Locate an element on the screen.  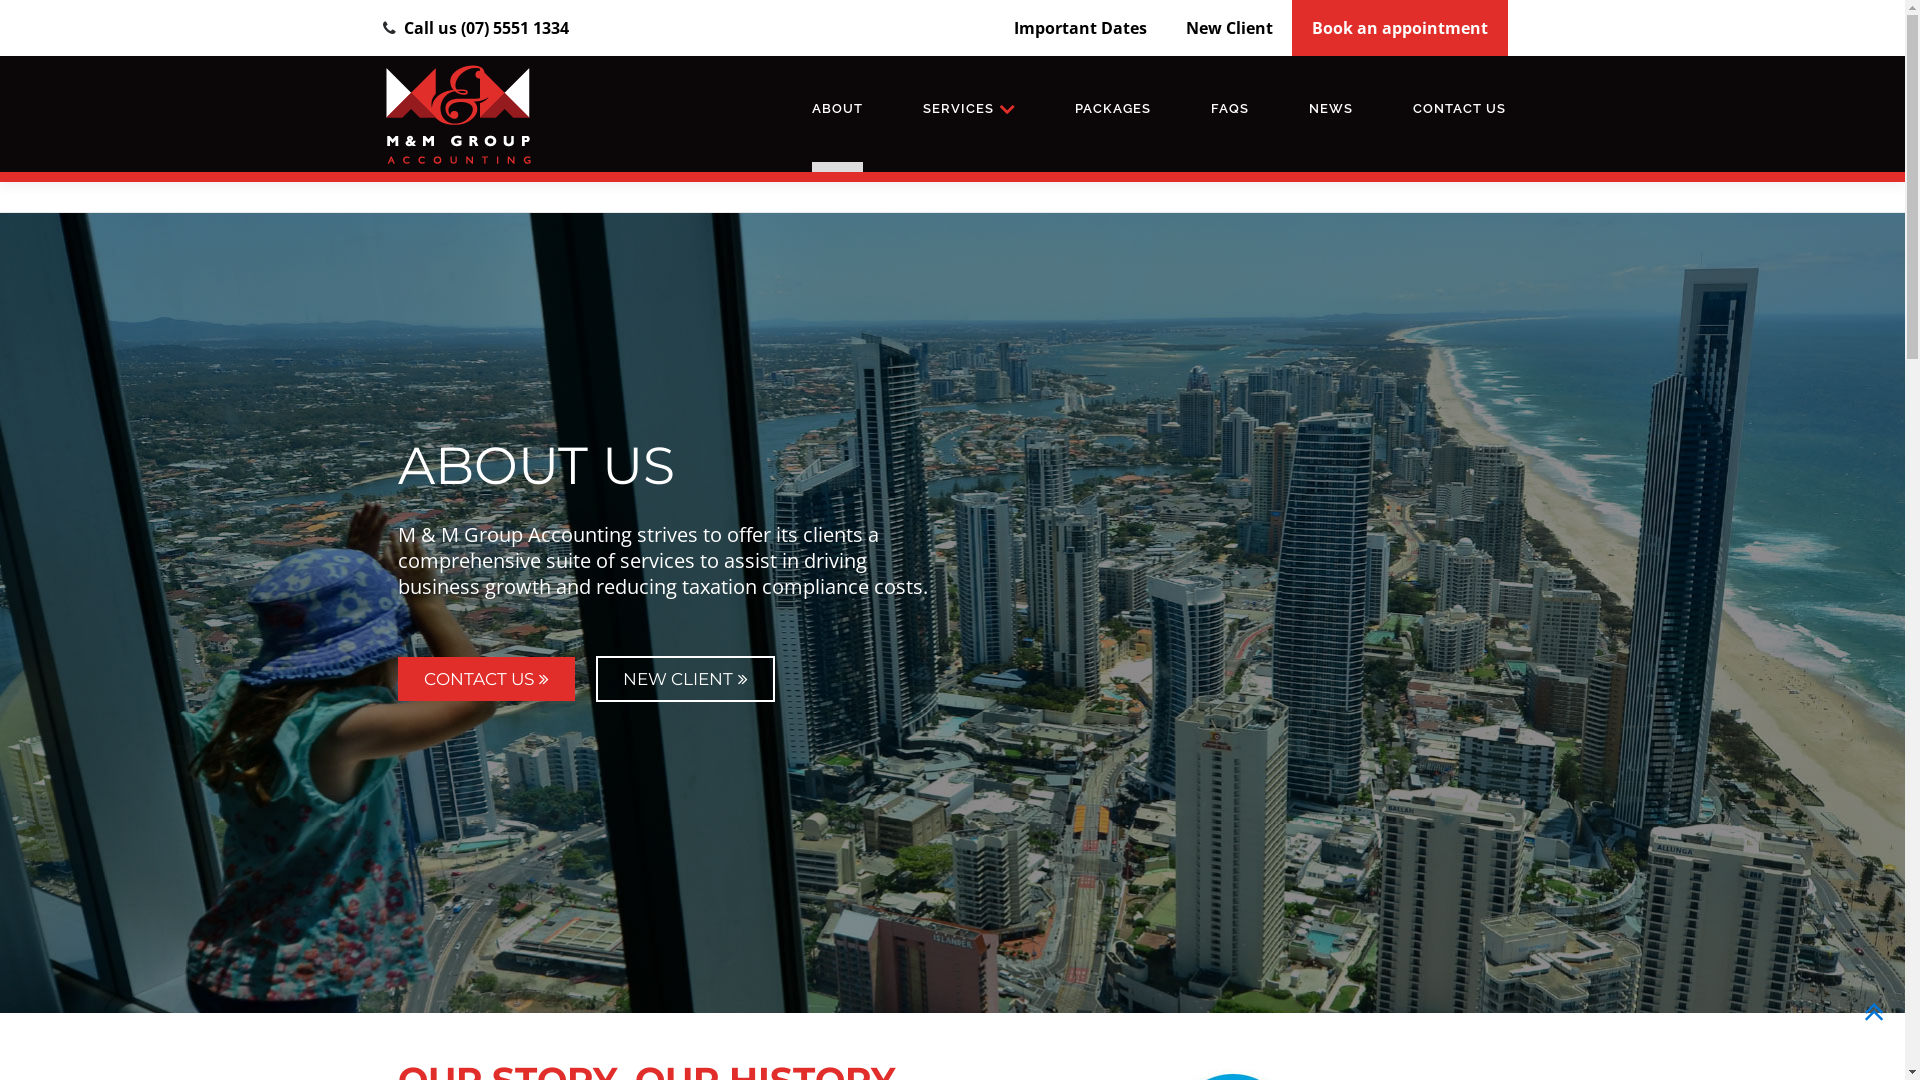
'New Client' is located at coordinates (1228, 27).